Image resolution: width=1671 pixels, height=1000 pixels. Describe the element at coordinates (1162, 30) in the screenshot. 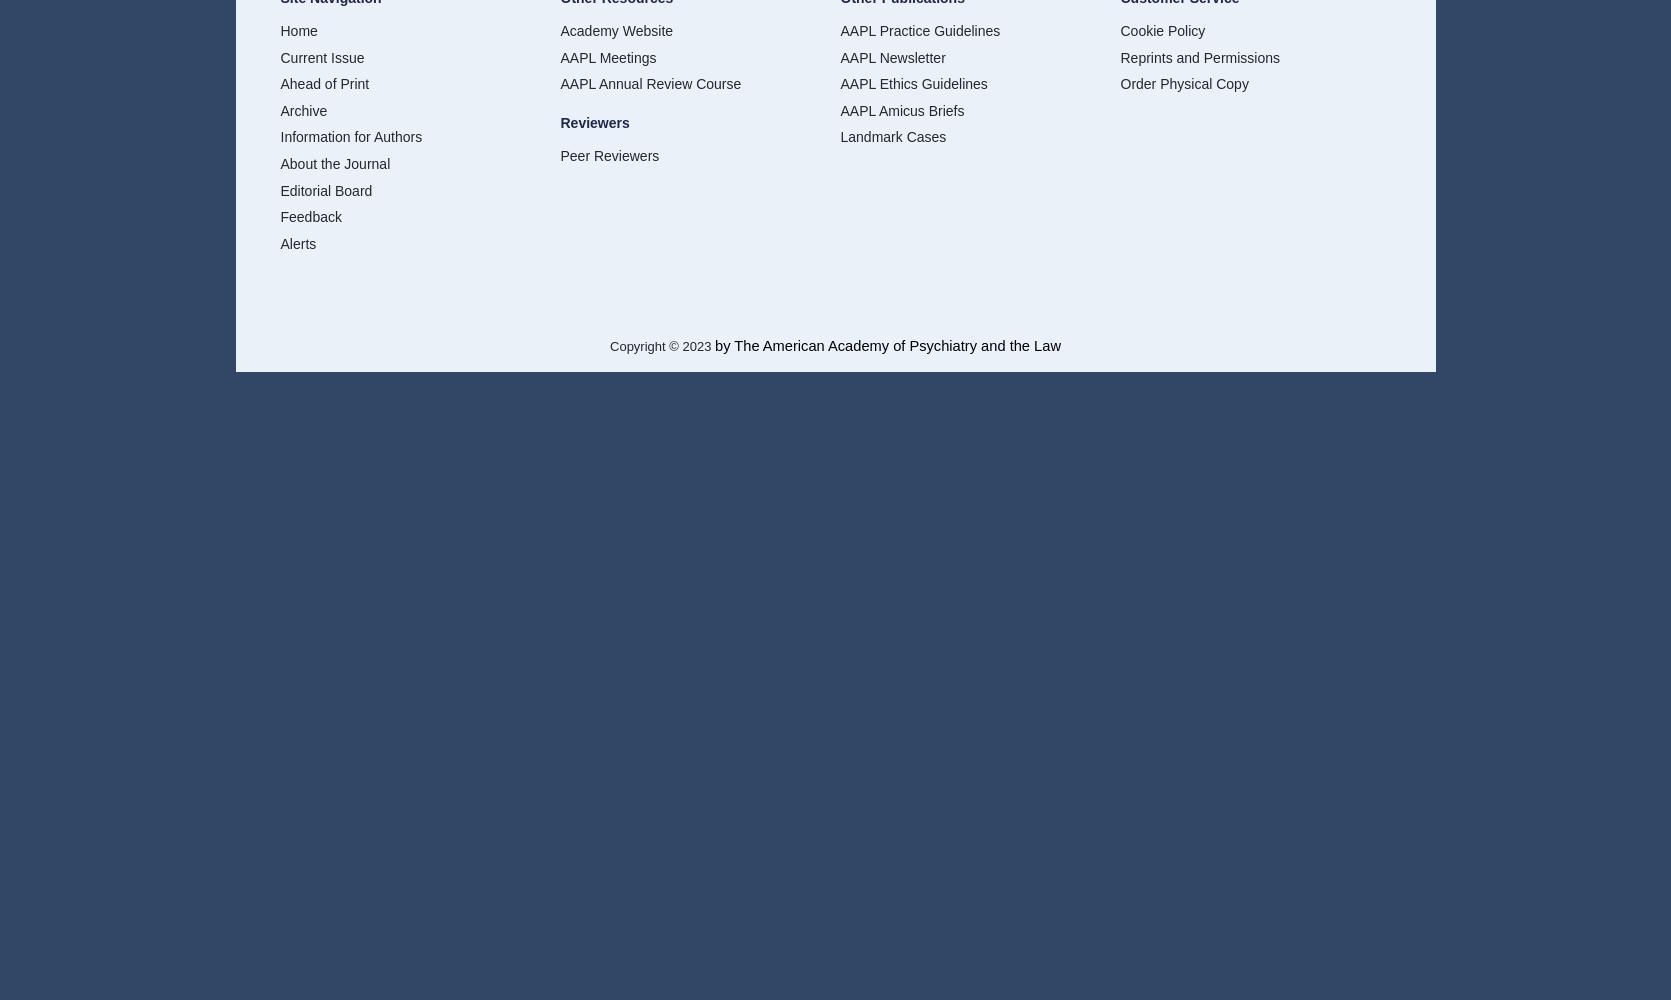

I see `'Cookie Policy'` at that location.